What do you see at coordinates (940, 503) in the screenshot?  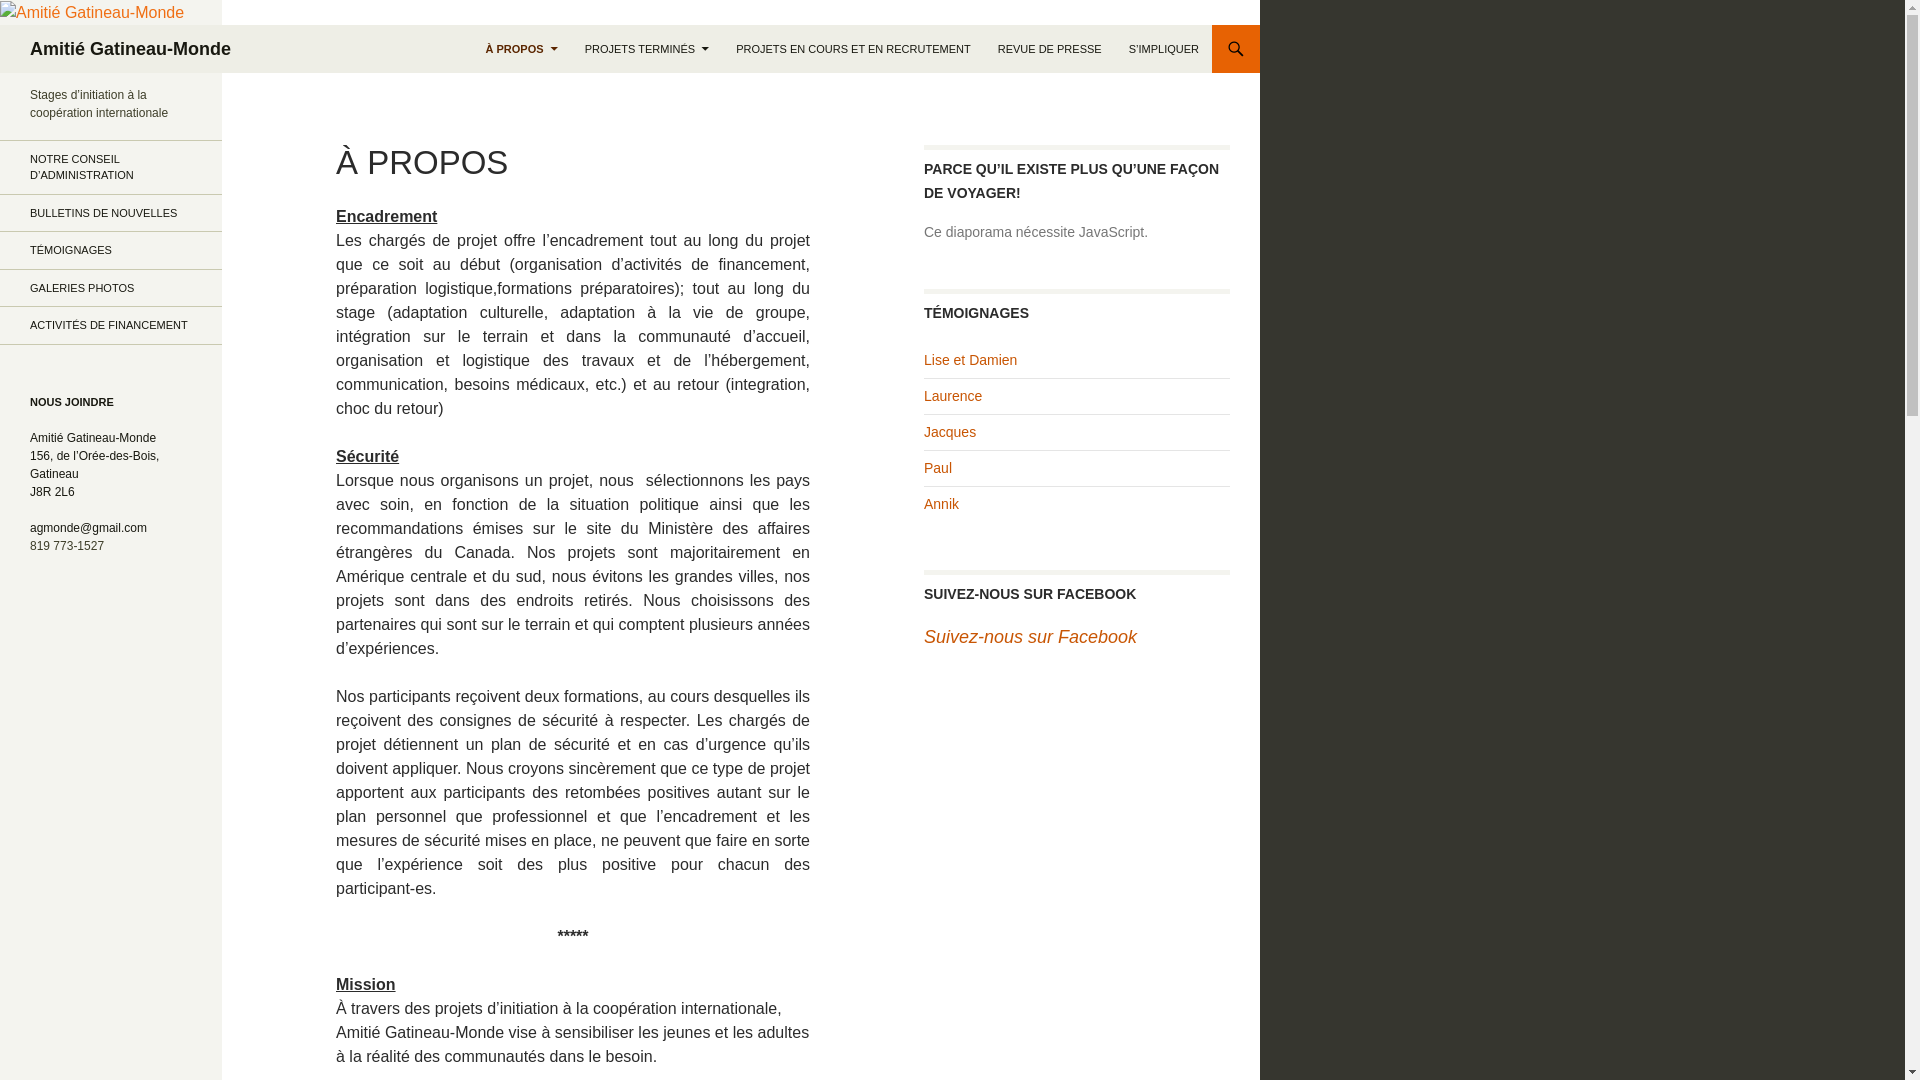 I see `'Annik'` at bounding box center [940, 503].